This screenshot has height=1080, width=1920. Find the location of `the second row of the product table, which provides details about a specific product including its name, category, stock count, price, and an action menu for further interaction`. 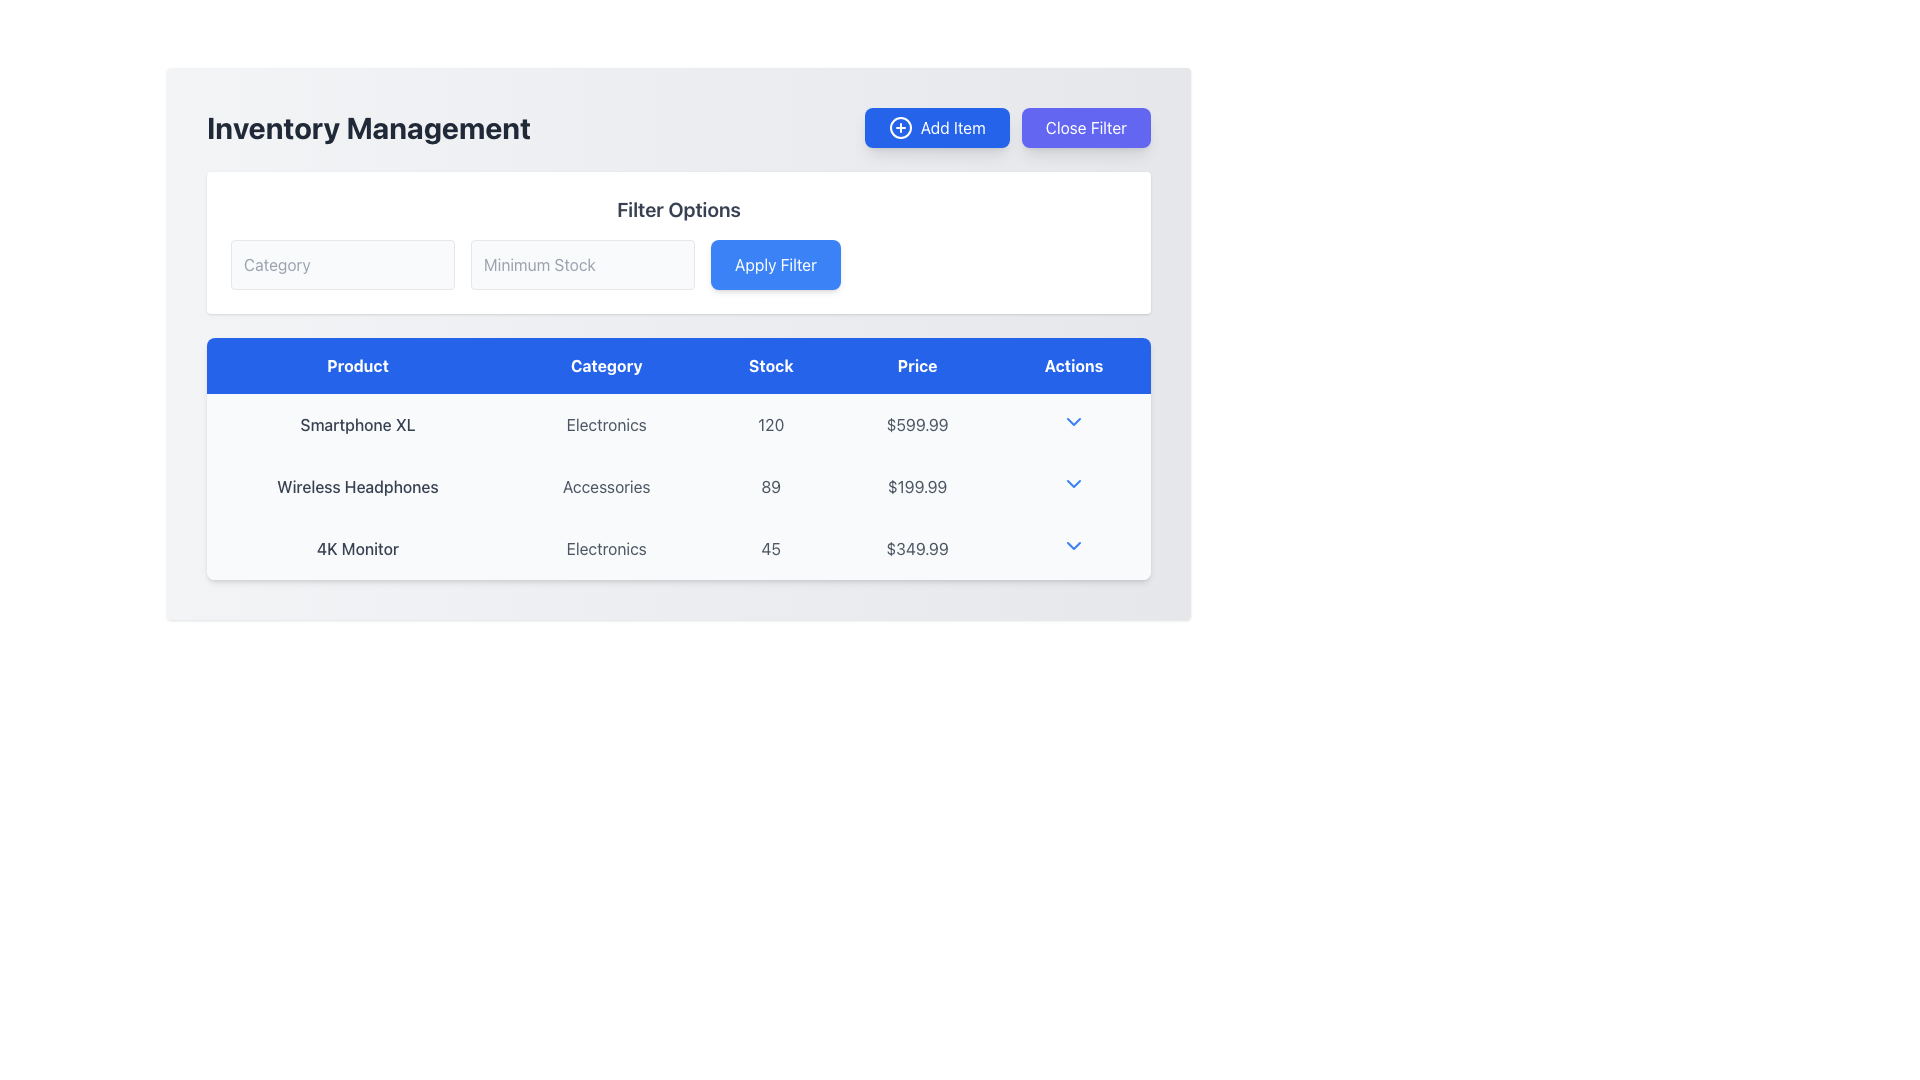

the second row of the product table, which provides details about a specific product including its name, category, stock count, price, and an action menu for further interaction is located at coordinates (678, 486).